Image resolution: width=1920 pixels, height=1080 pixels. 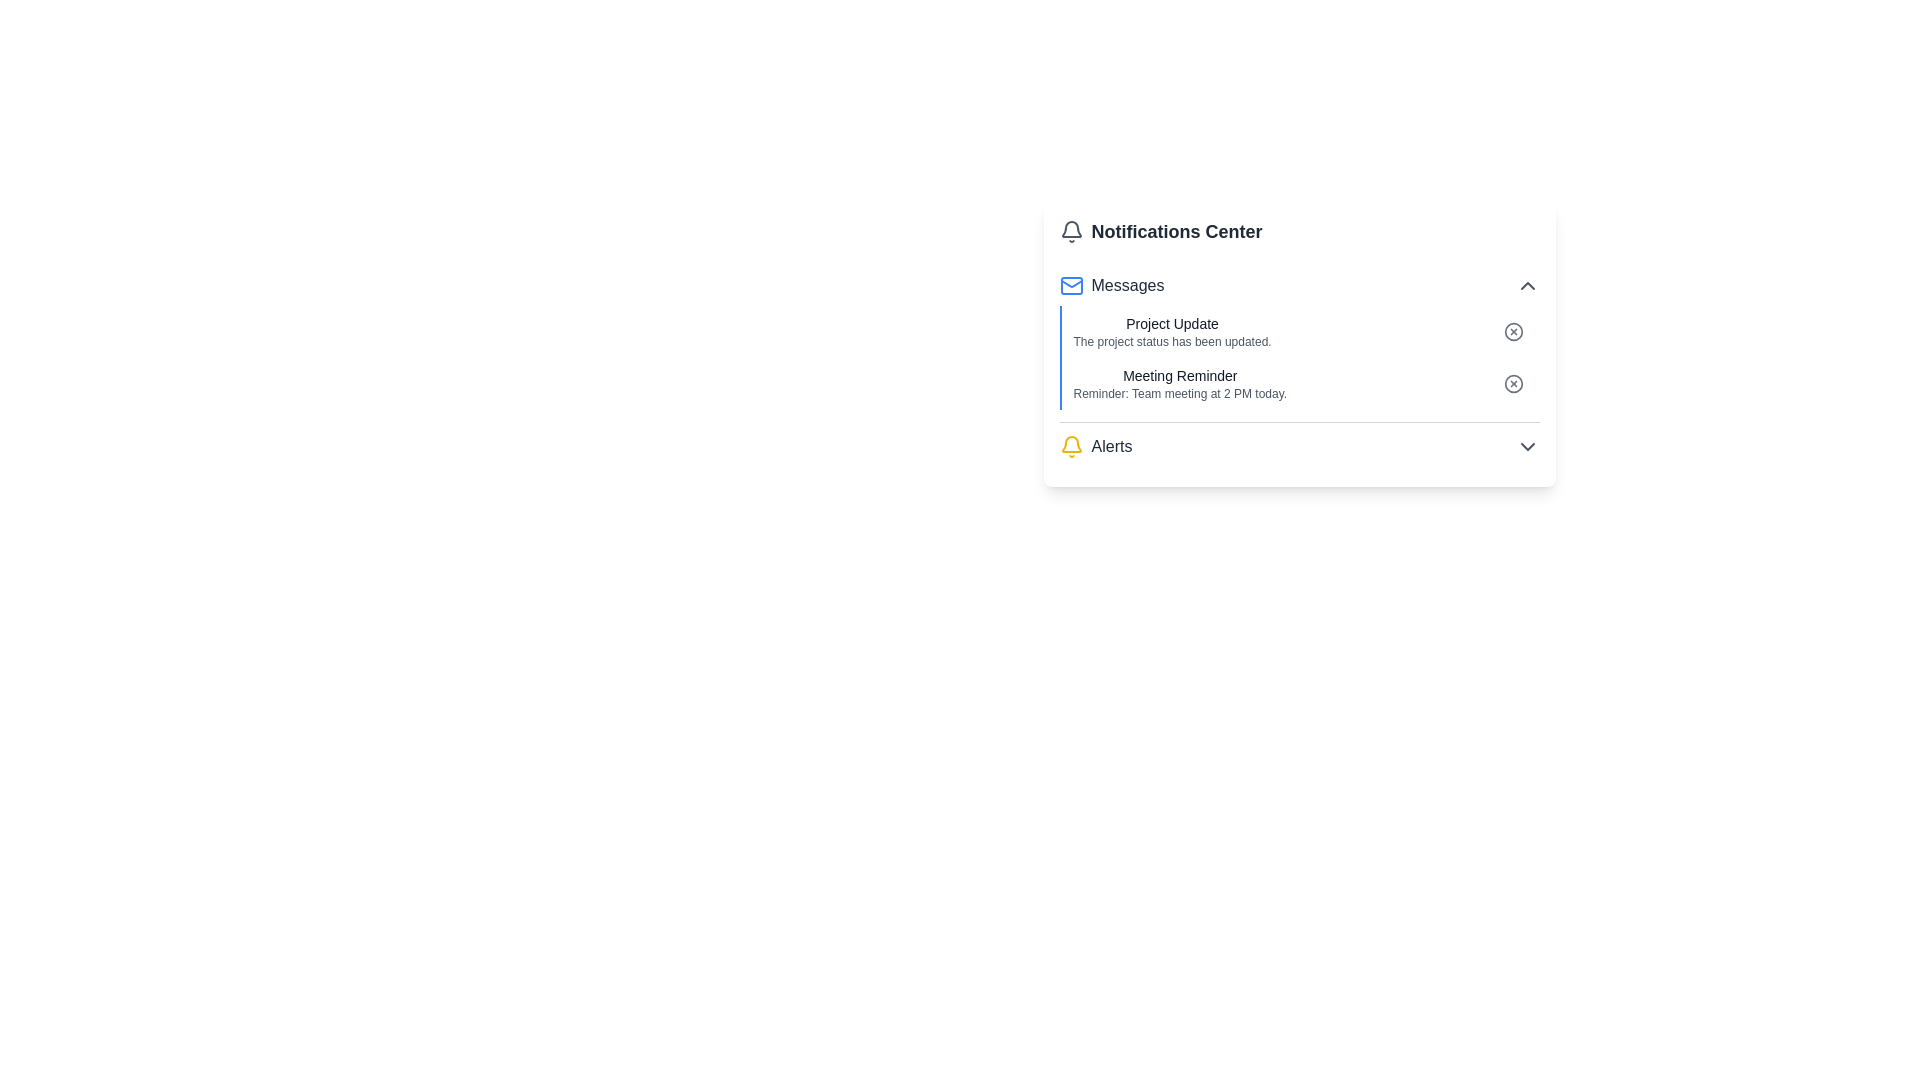 I want to click on text block labeled 'Project Update' in the Notifications Center to get the update, so click(x=1172, y=330).